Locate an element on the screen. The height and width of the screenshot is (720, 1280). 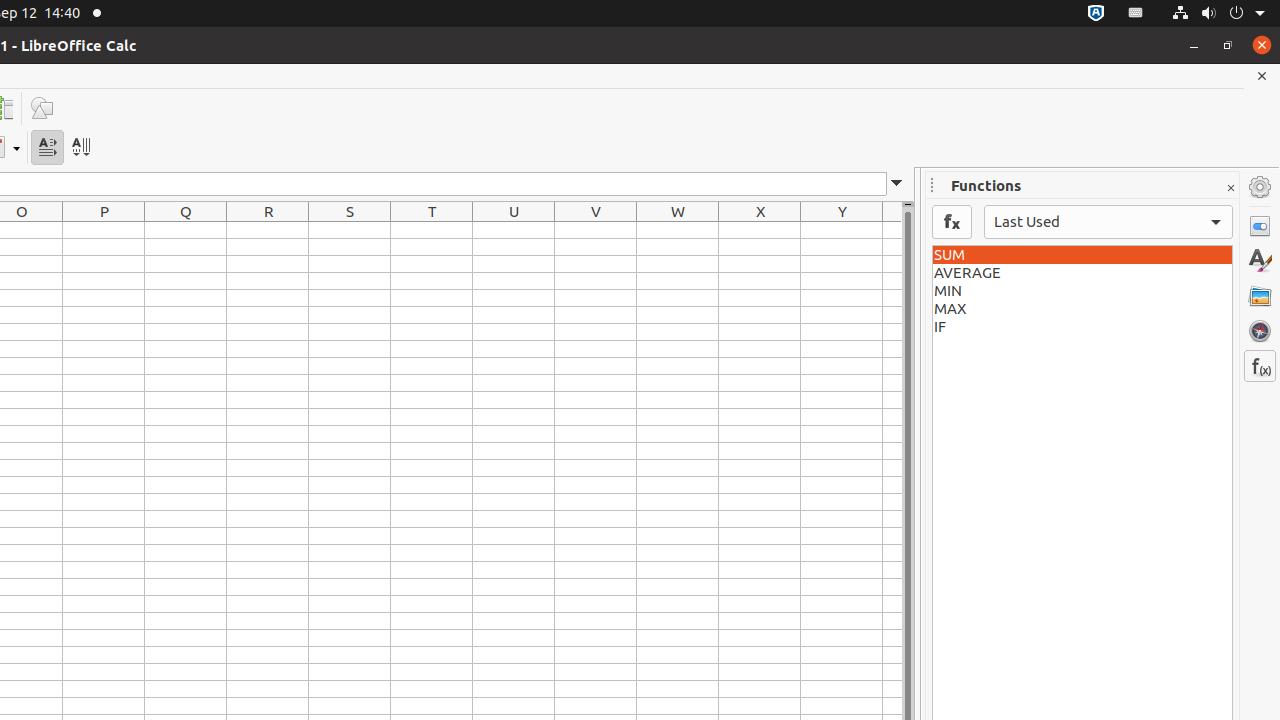
'System' is located at coordinates (1217, 13).